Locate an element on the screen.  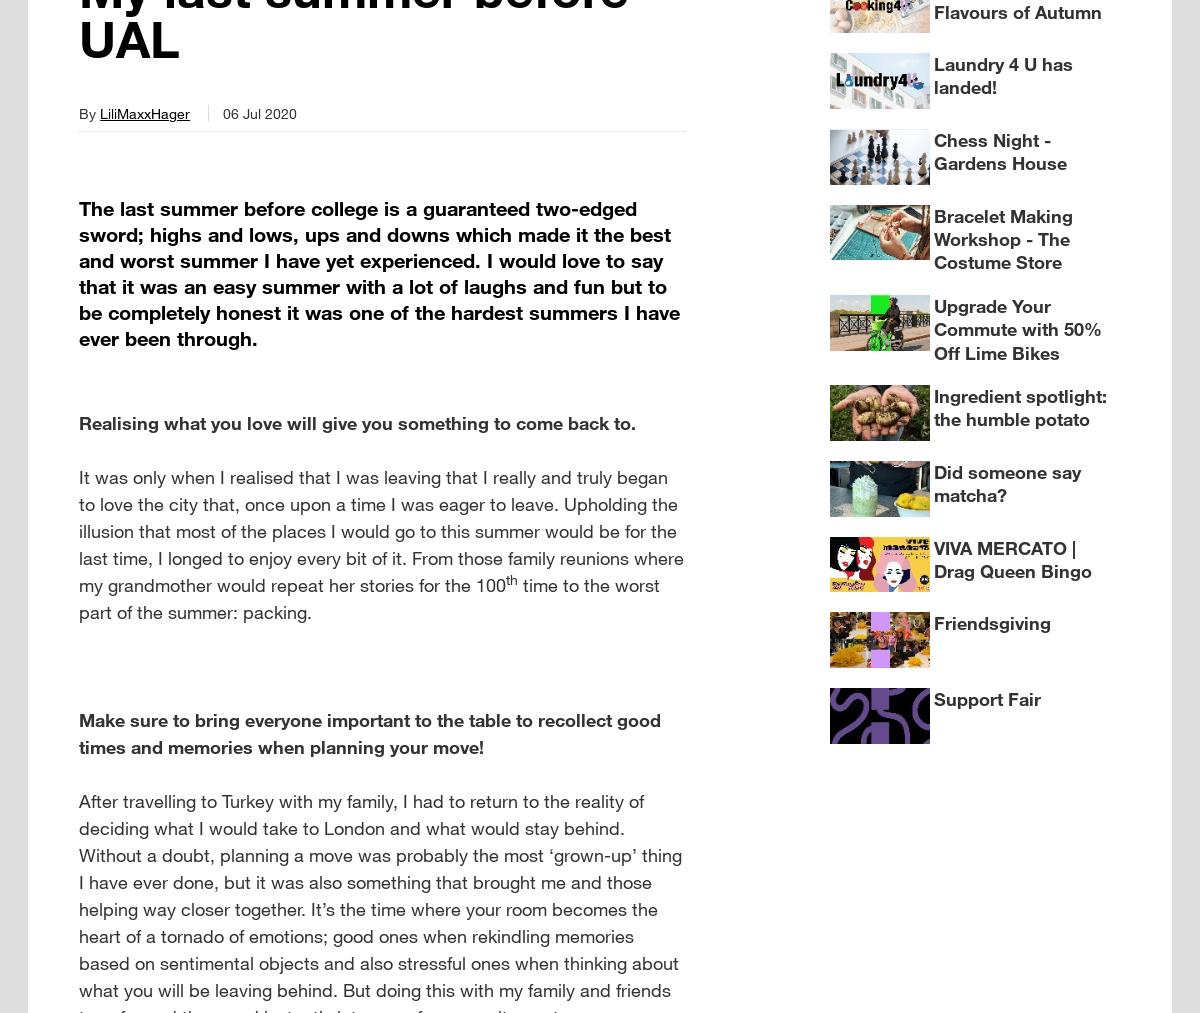
'Make sure to bring everyone important to the table to recollect good times and memories when planning your move!' is located at coordinates (369, 732).